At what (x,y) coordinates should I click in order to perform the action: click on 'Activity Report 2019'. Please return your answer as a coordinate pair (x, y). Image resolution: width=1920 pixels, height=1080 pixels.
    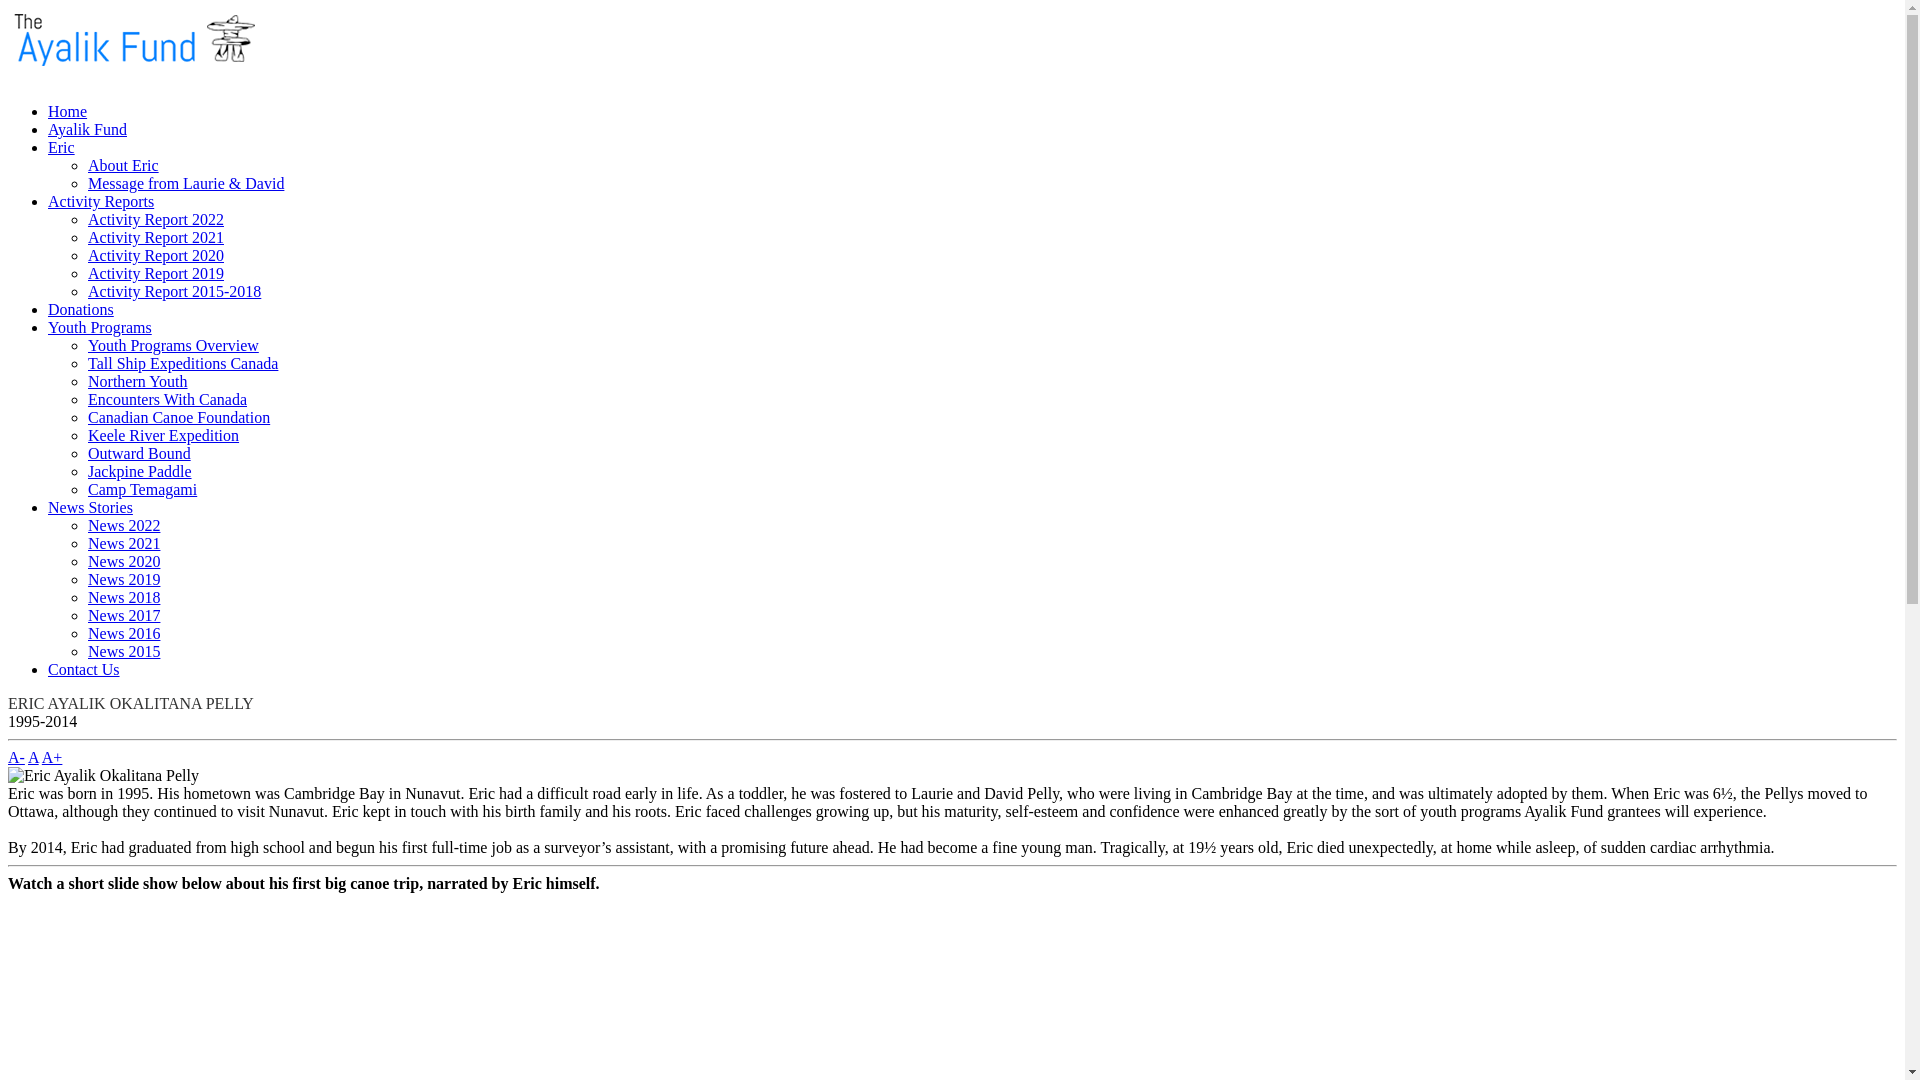
    Looking at the image, I should click on (155, 273).